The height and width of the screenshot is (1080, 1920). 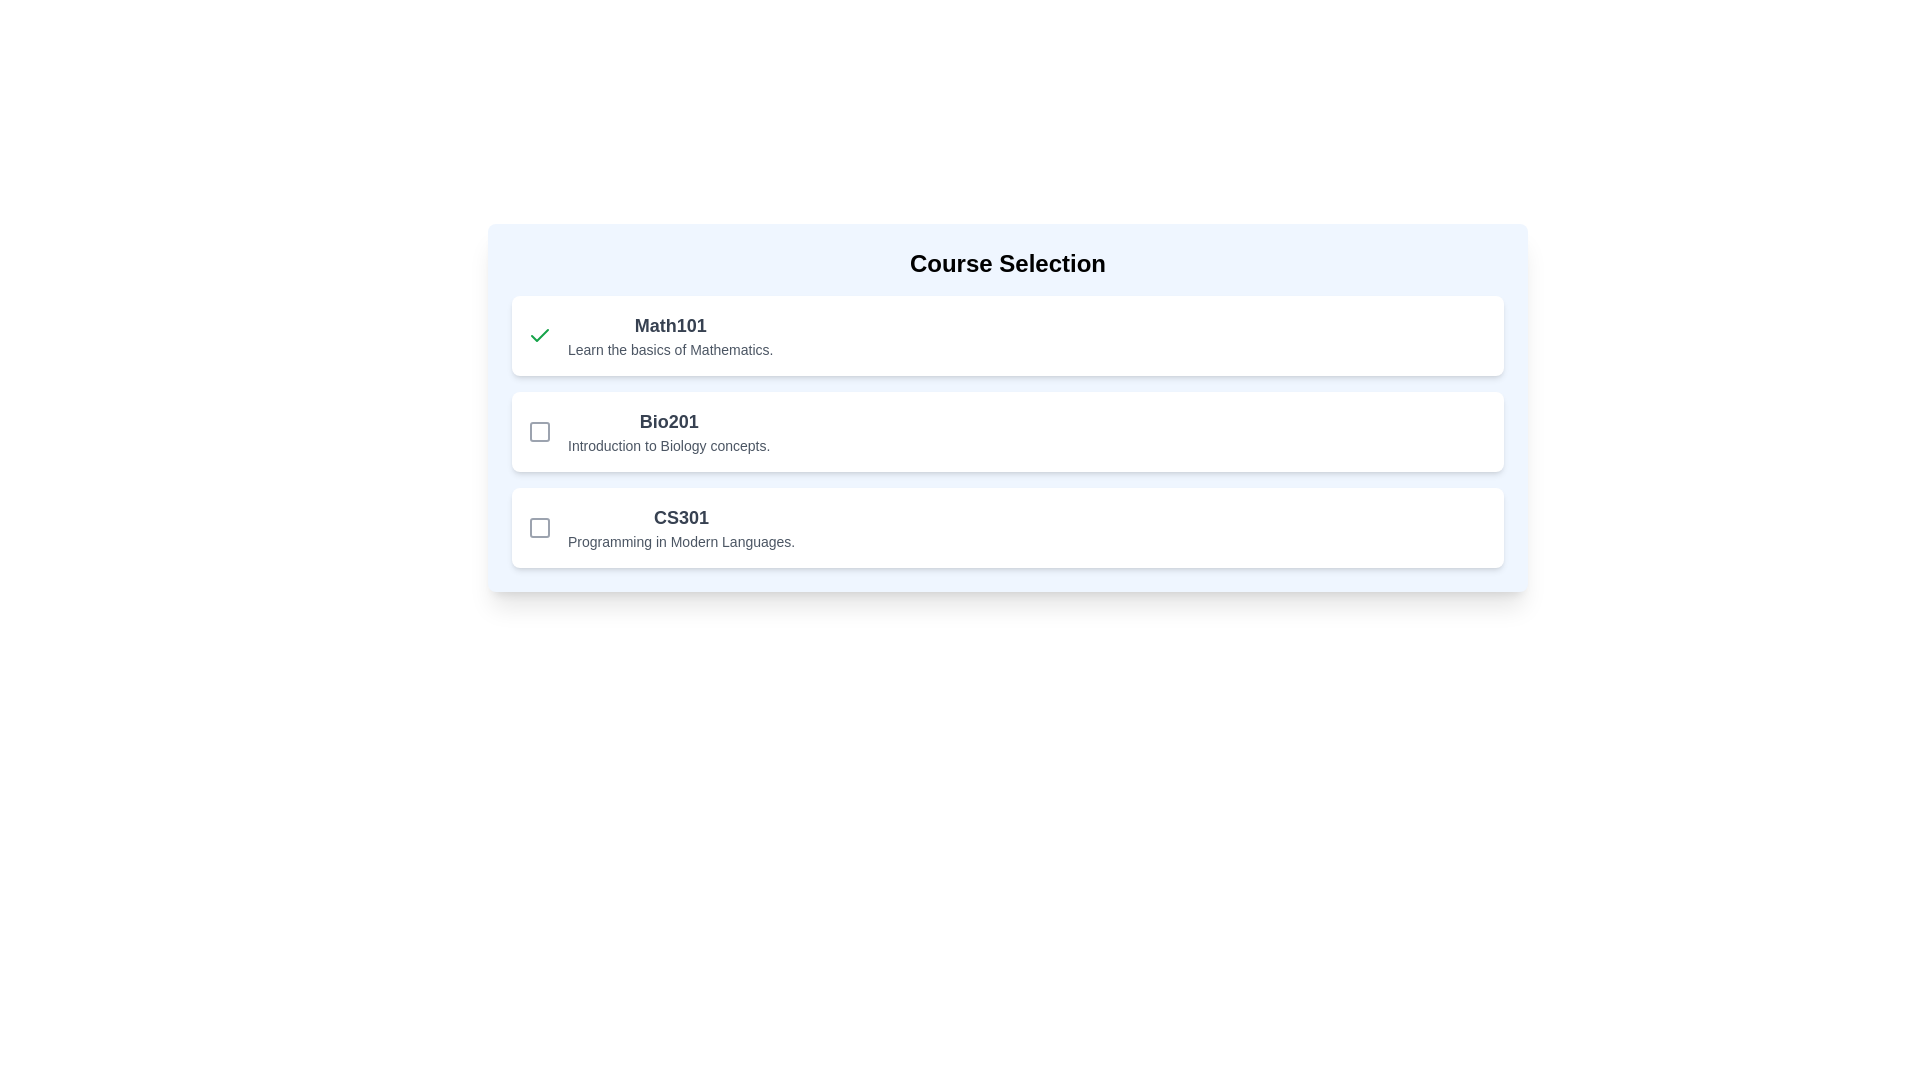 I want to click on the checkbox on the third selectable list item labeled 'CS301', so click(x=1008, y=527).